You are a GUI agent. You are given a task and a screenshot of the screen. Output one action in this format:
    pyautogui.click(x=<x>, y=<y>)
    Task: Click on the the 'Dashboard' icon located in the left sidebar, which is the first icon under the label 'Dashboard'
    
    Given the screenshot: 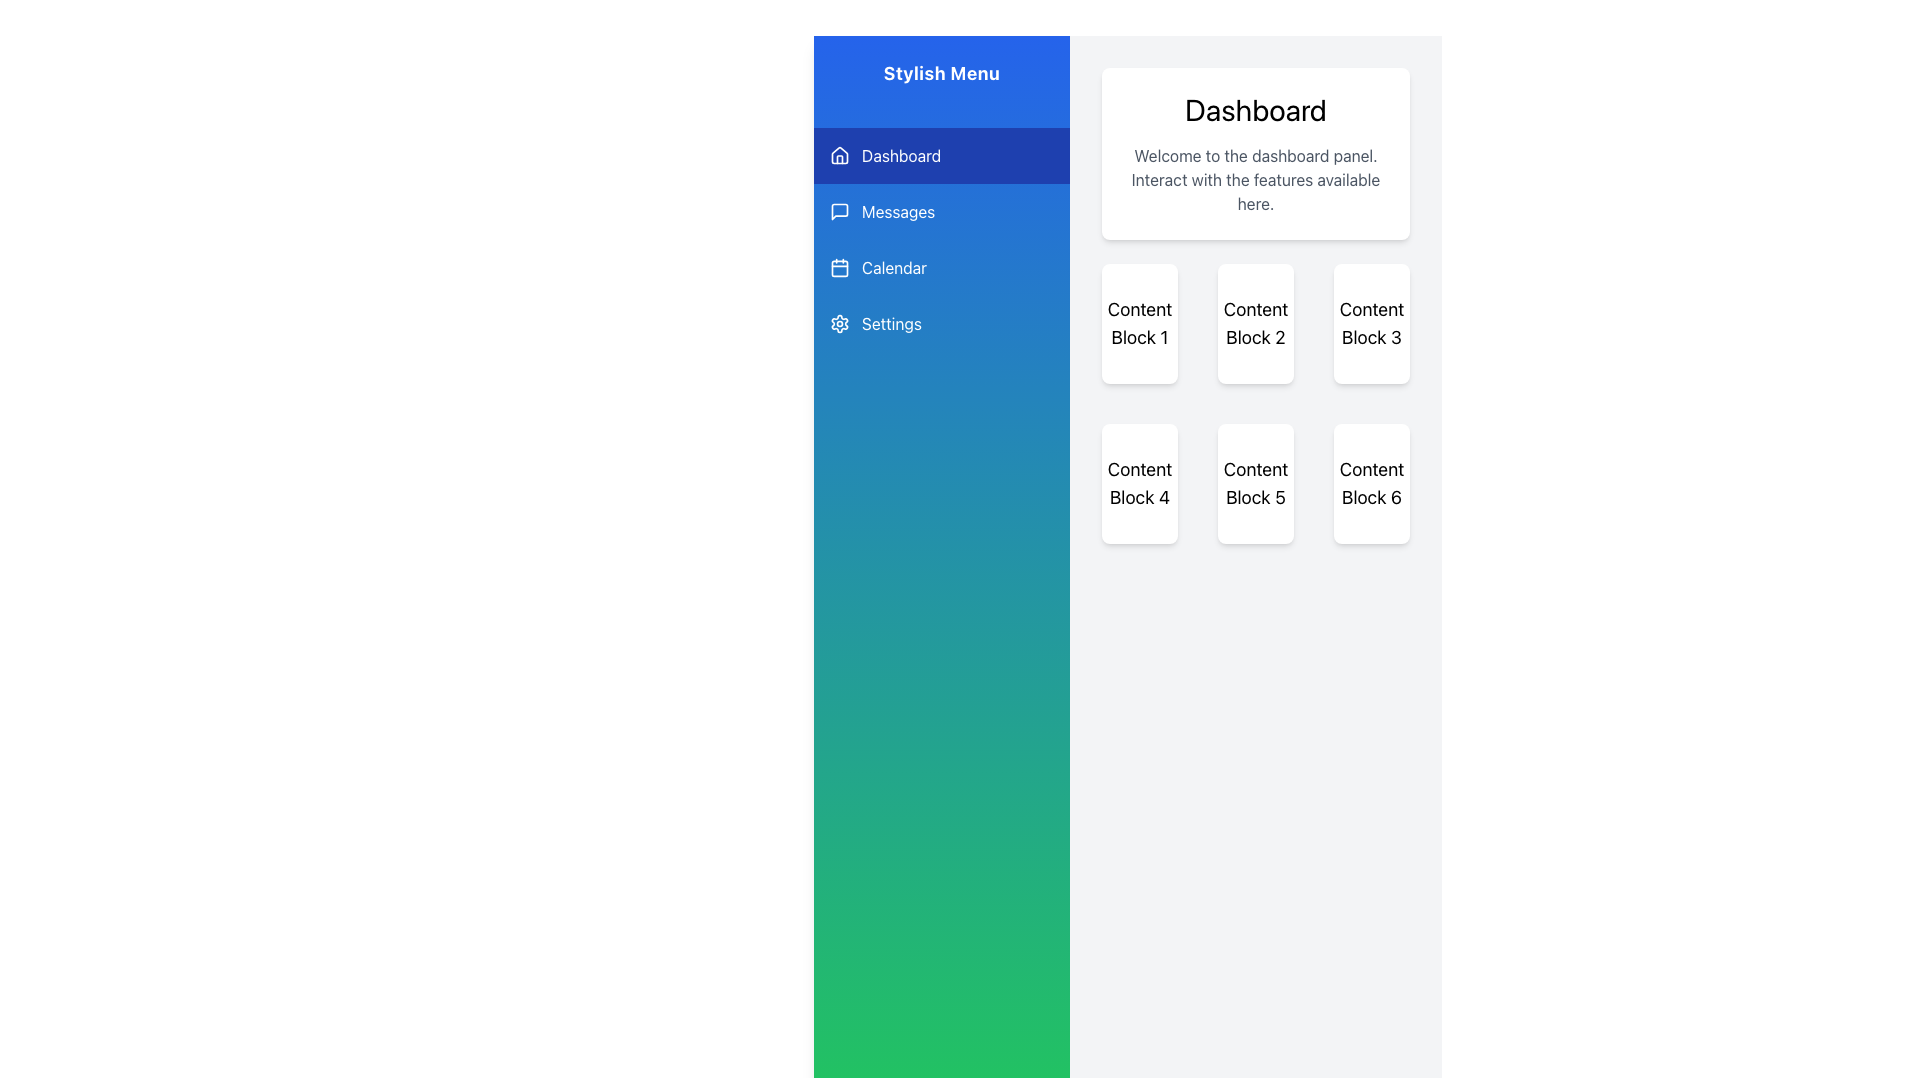 What is the action you would take?
    pyautogui.click(x=840, y=154)
    